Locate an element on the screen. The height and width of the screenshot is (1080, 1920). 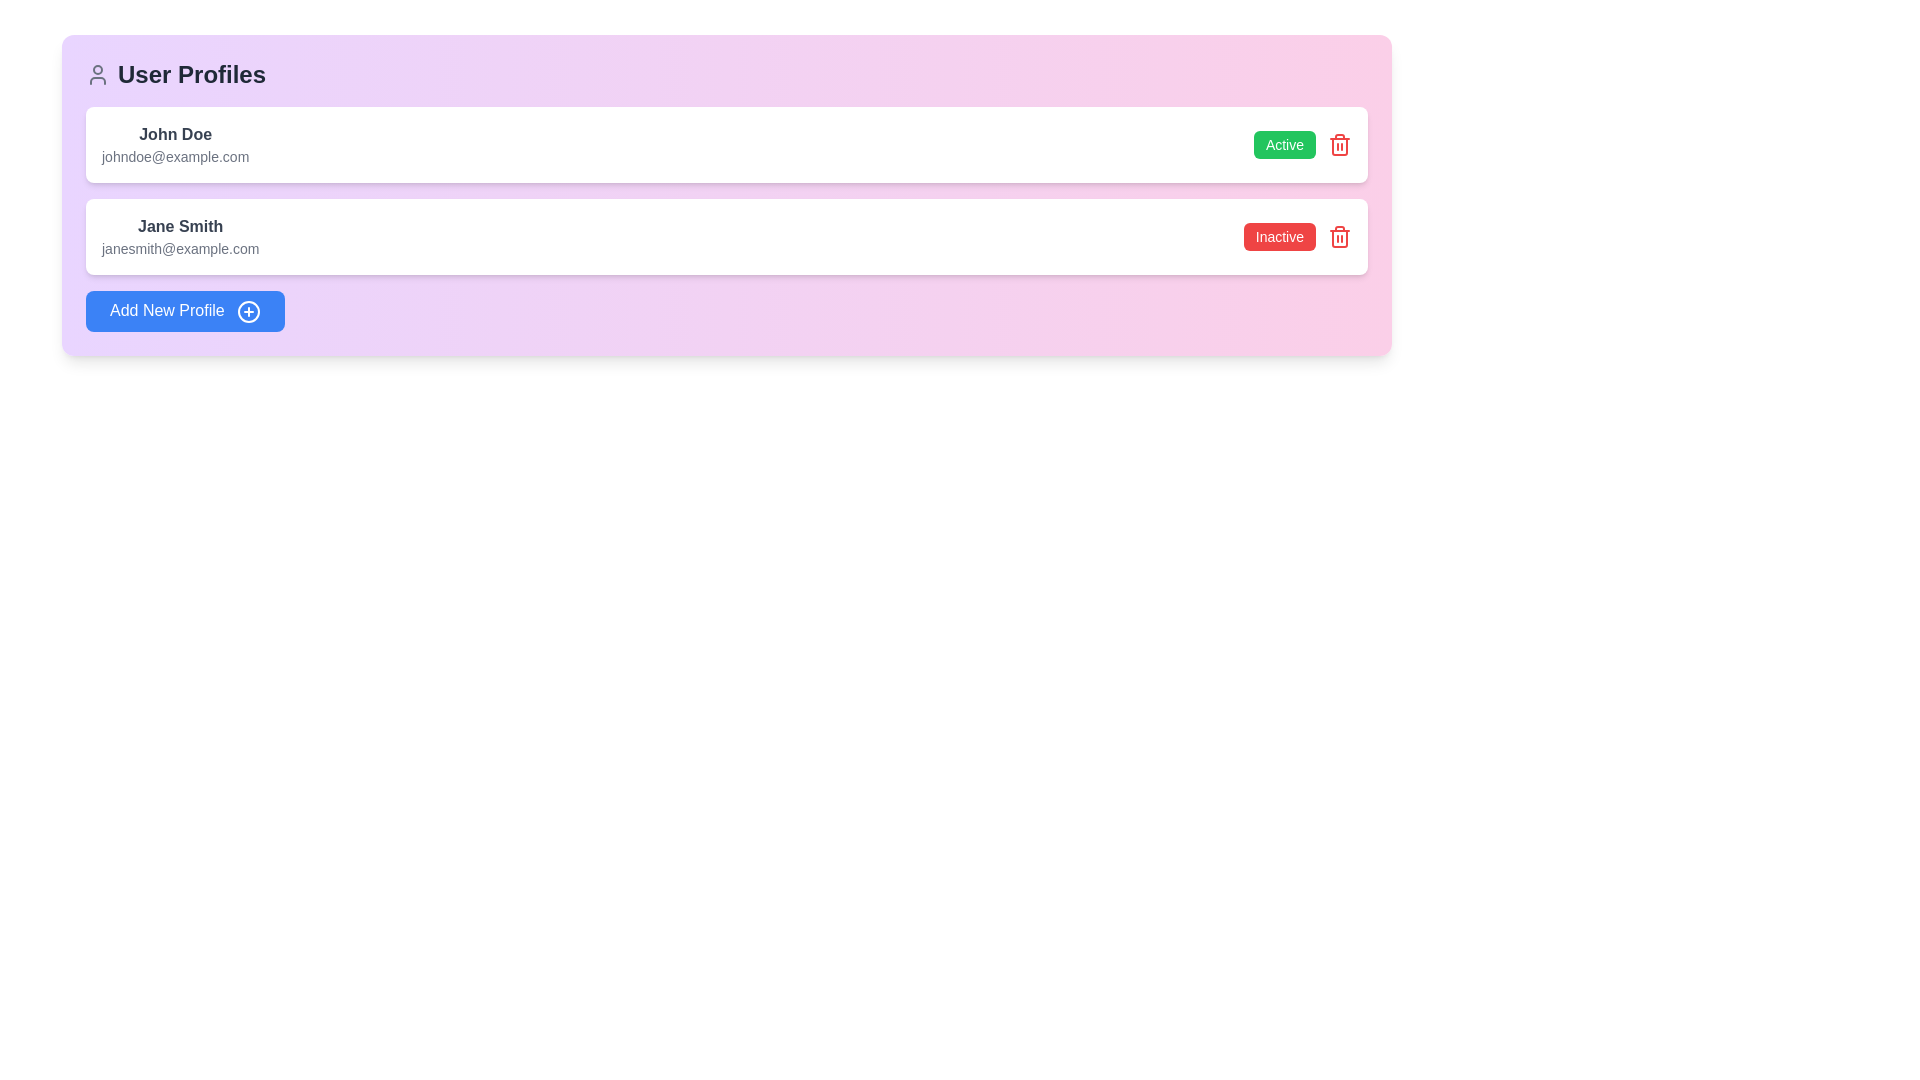
the delete icon button located to the far right of the user status row, adjacent to the 'Inactive' label, to check for additional visual feedback is located at coordinates (1339, 235).